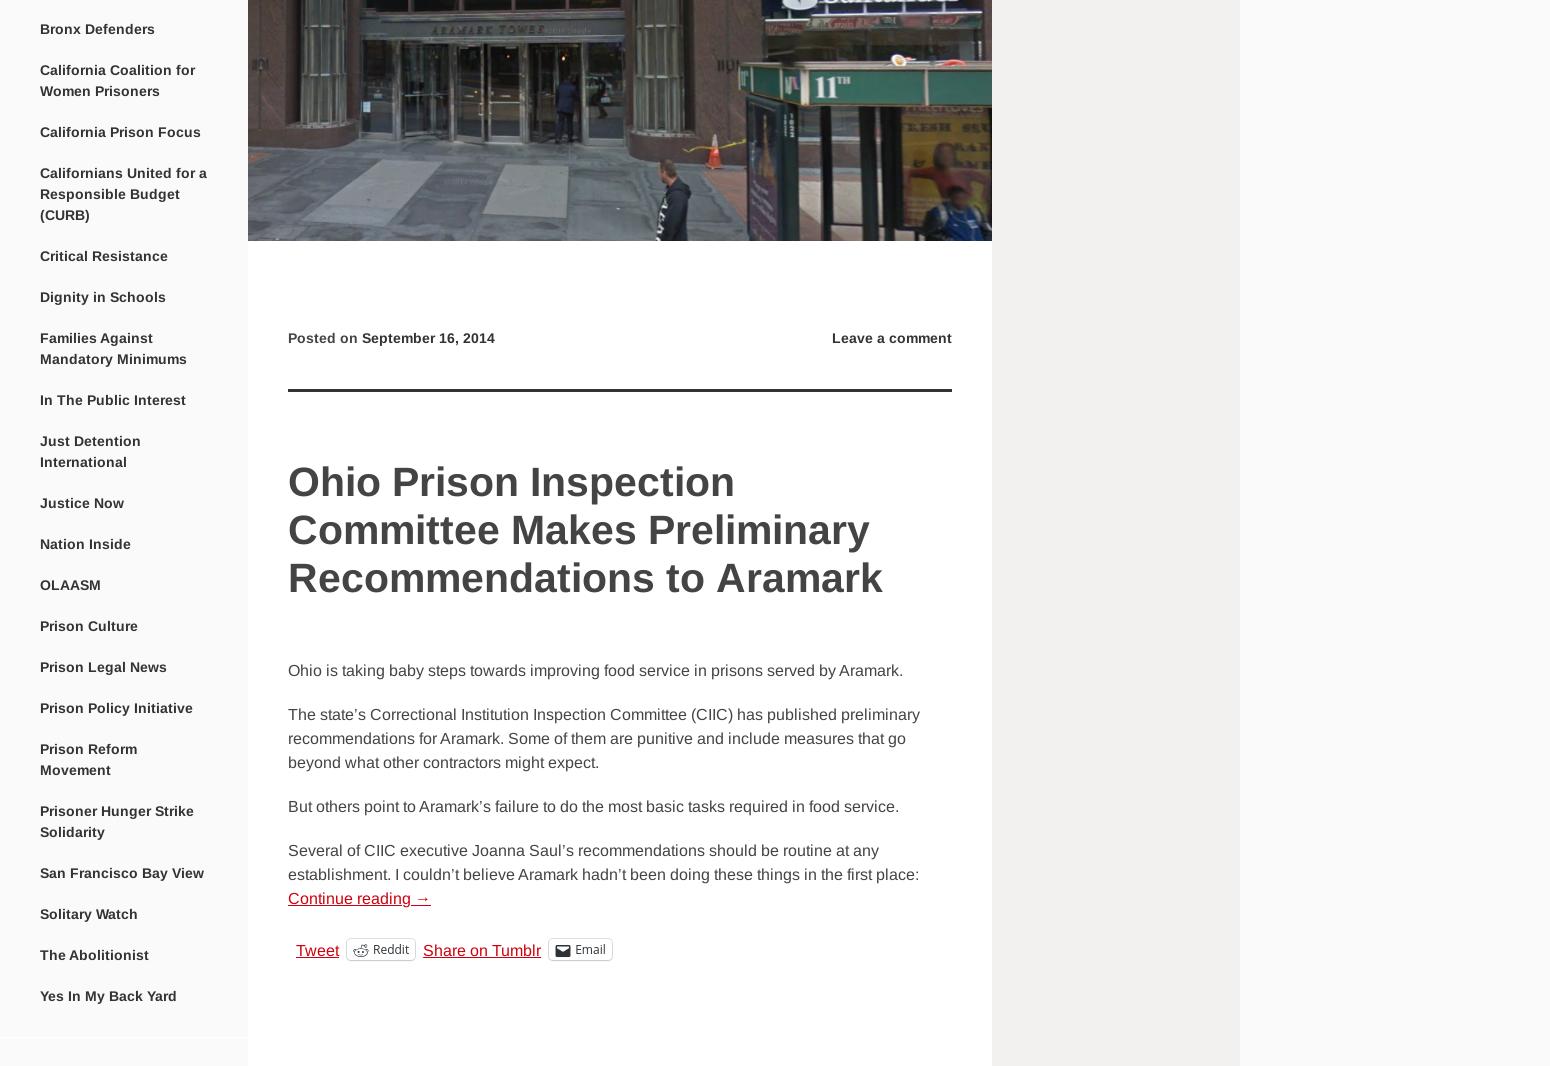 The image size is (1550, 1066). Describe the element at coordinates (103, 665) in the screenshot. I see `'Prison Legal News'` at that location.